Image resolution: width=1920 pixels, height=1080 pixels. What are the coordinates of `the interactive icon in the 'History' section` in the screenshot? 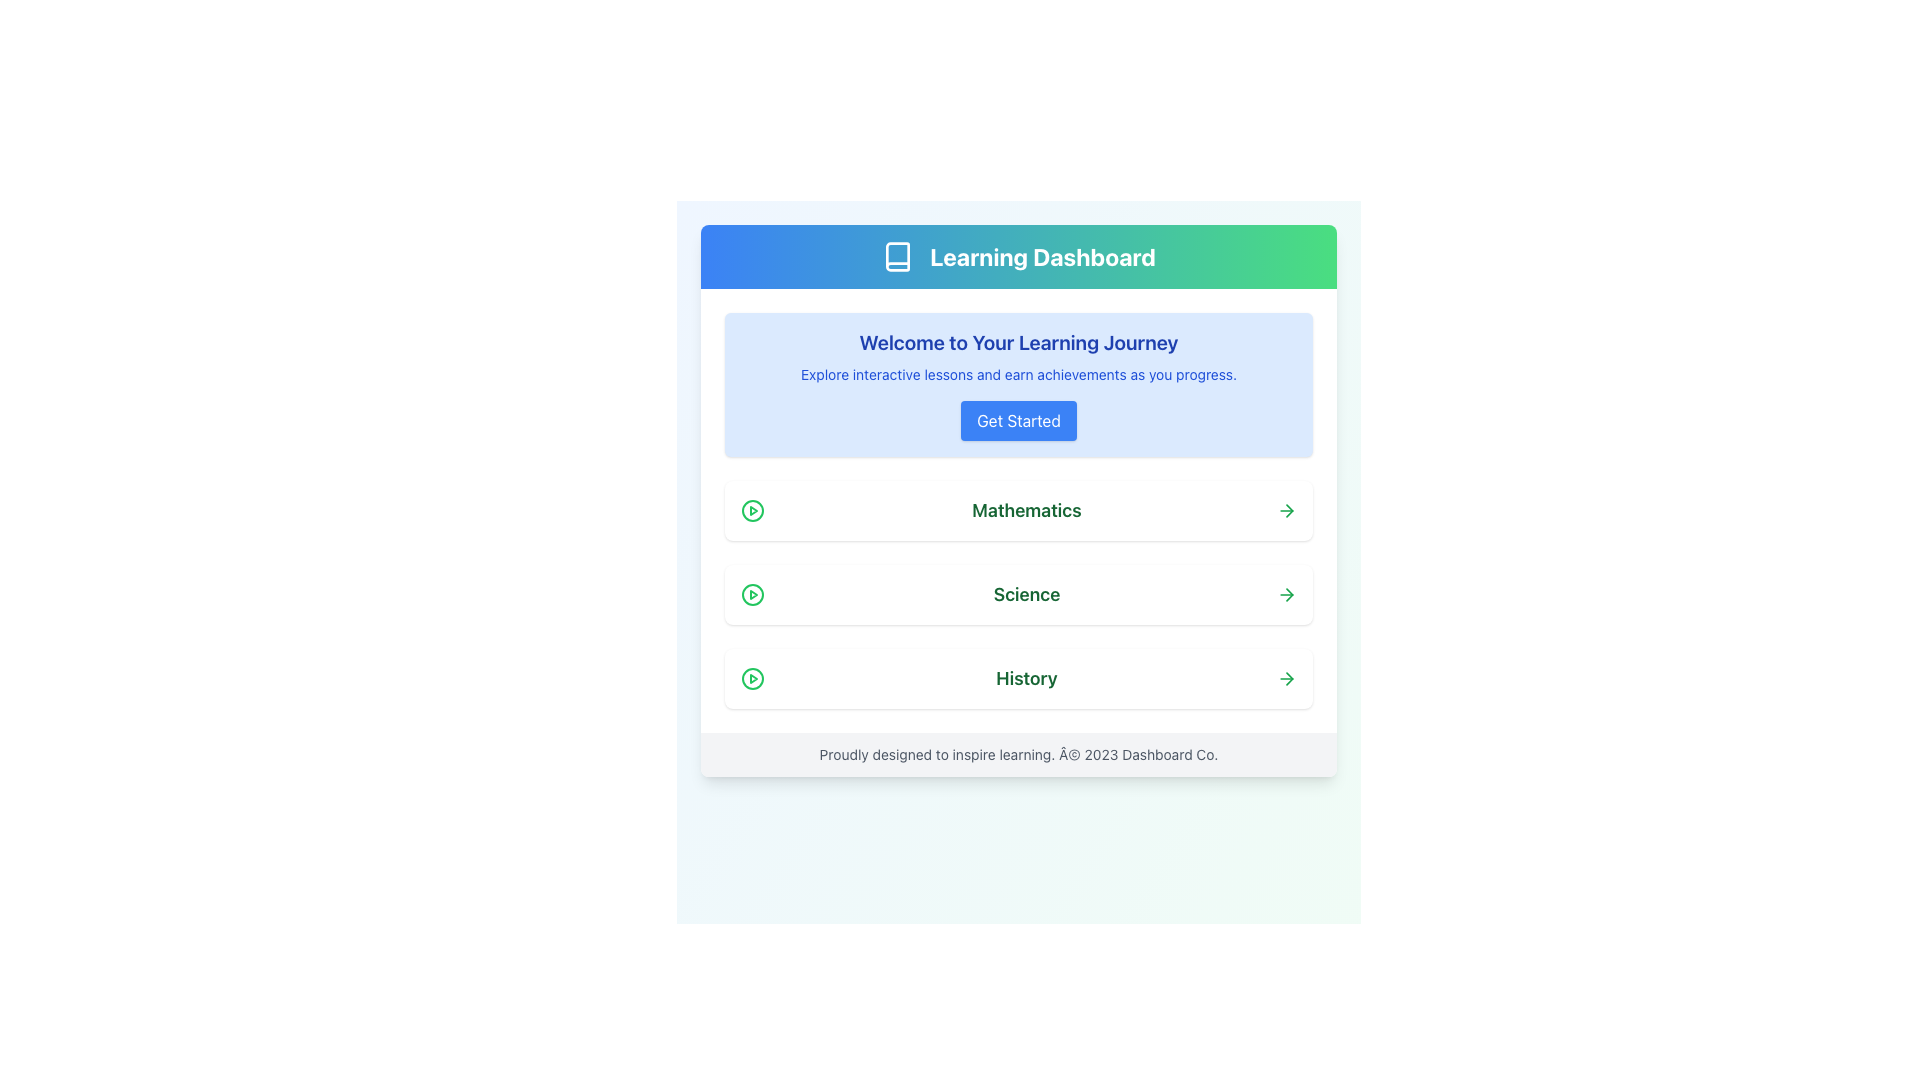 It's located at (752, 677).